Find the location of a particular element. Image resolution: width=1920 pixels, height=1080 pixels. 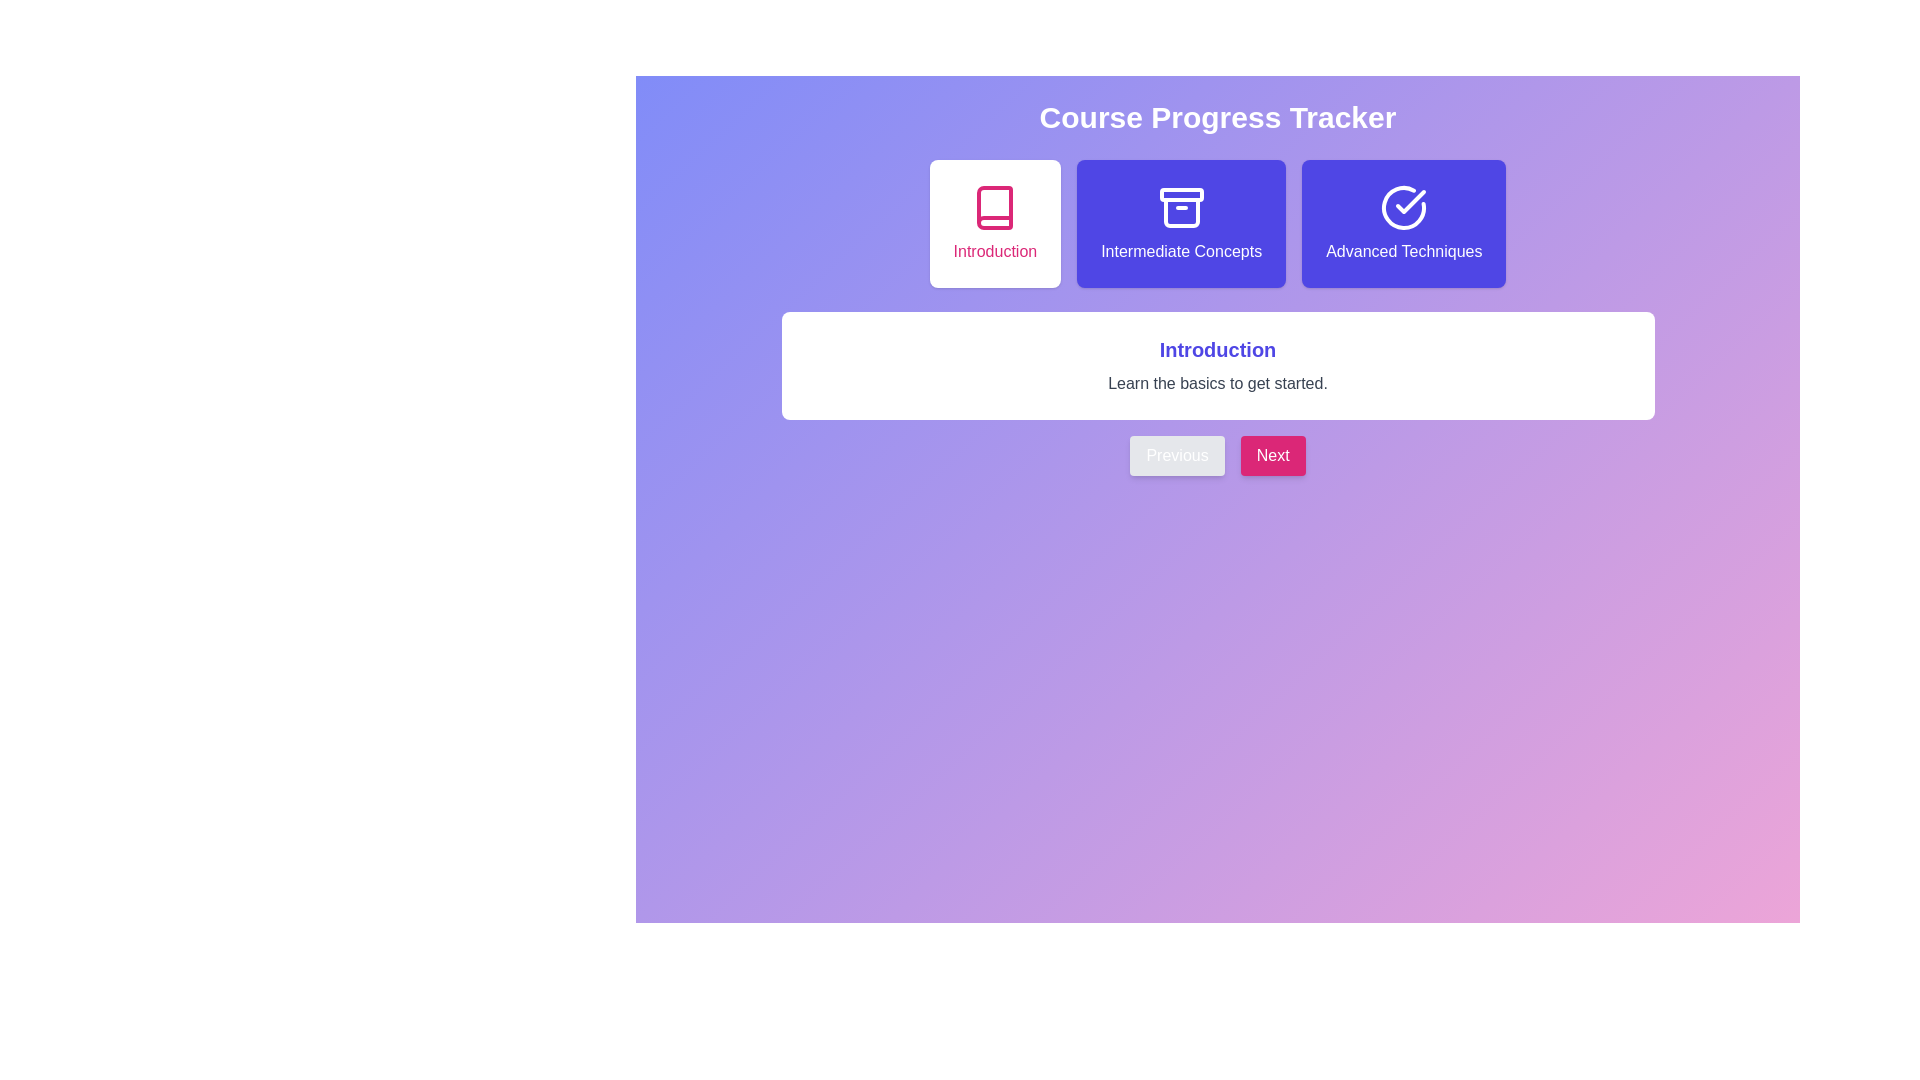

the card corresponding to Introduction to select it is located at coordinates (995, 223).